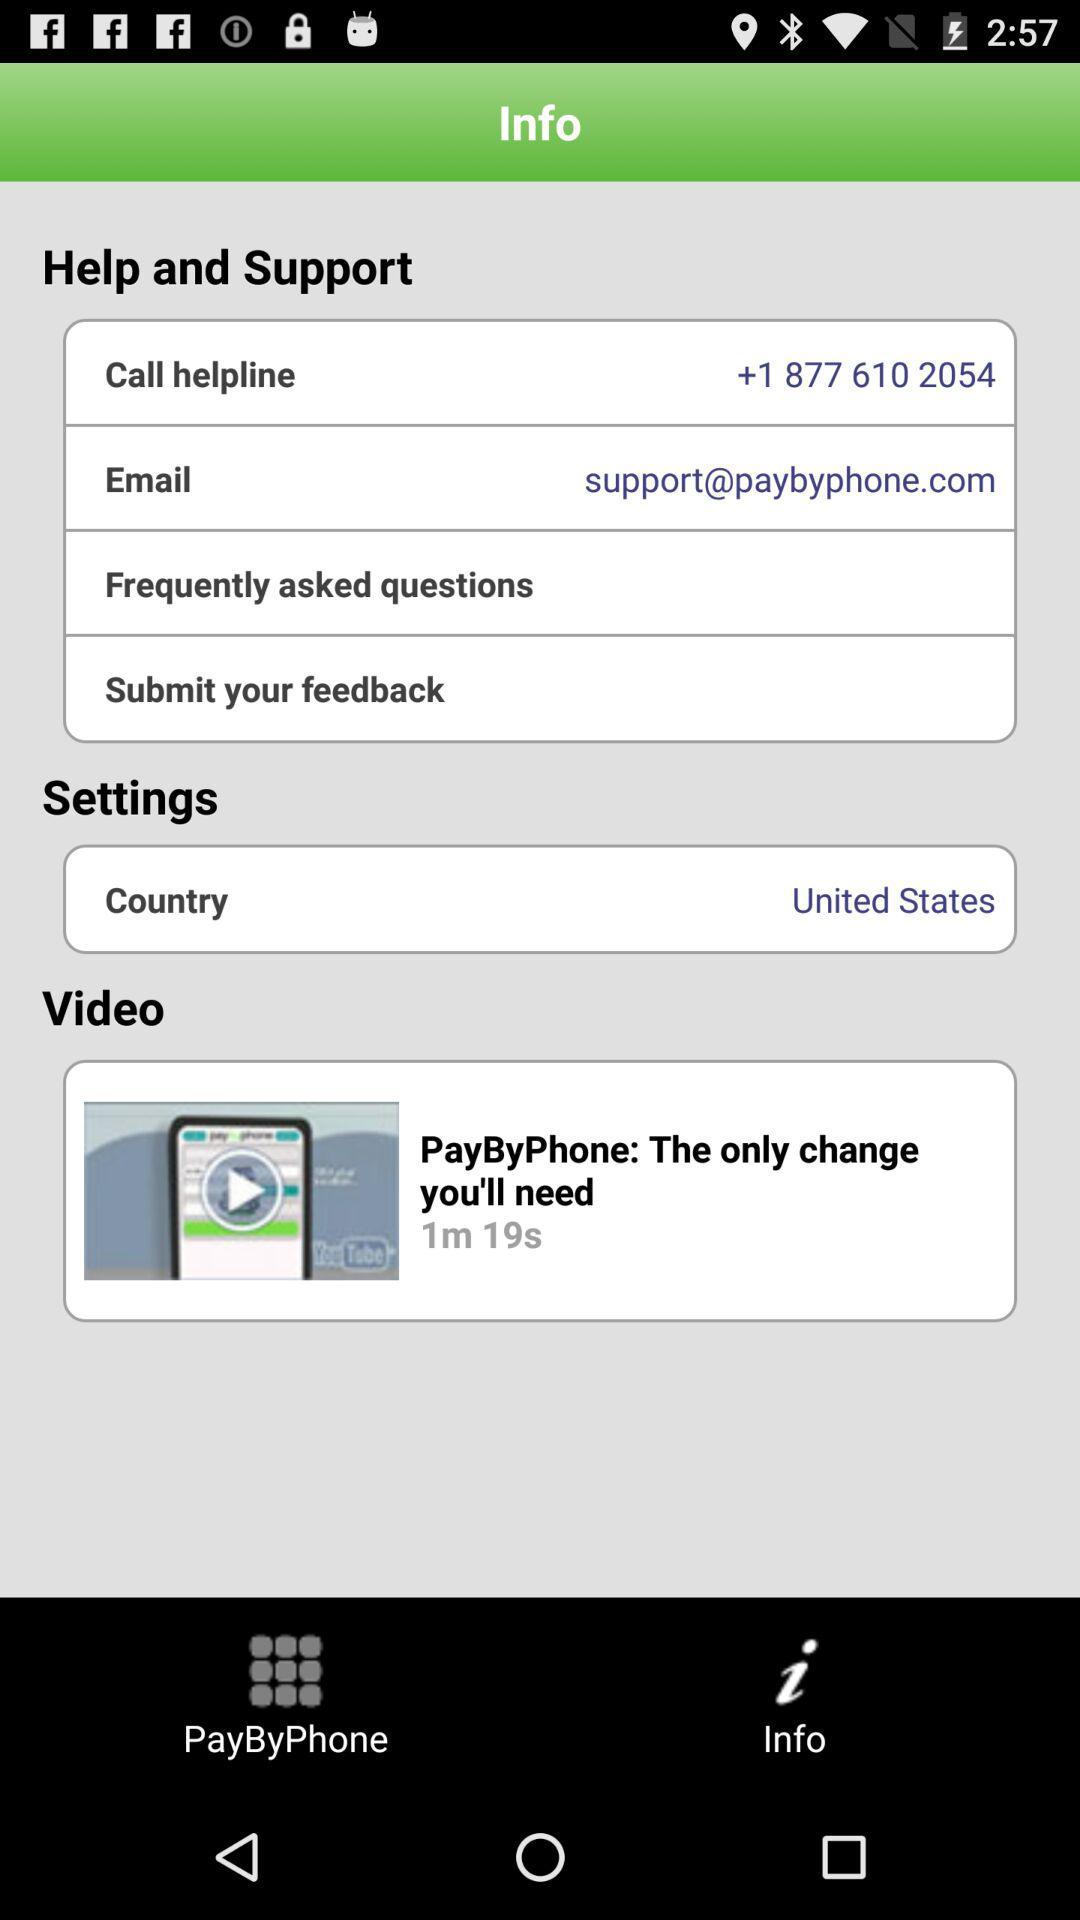  What do you see at coordinates (540, 1190) in the screenshot?
I see `the paybyphone the only icon` at bounding box center [540, 1190].